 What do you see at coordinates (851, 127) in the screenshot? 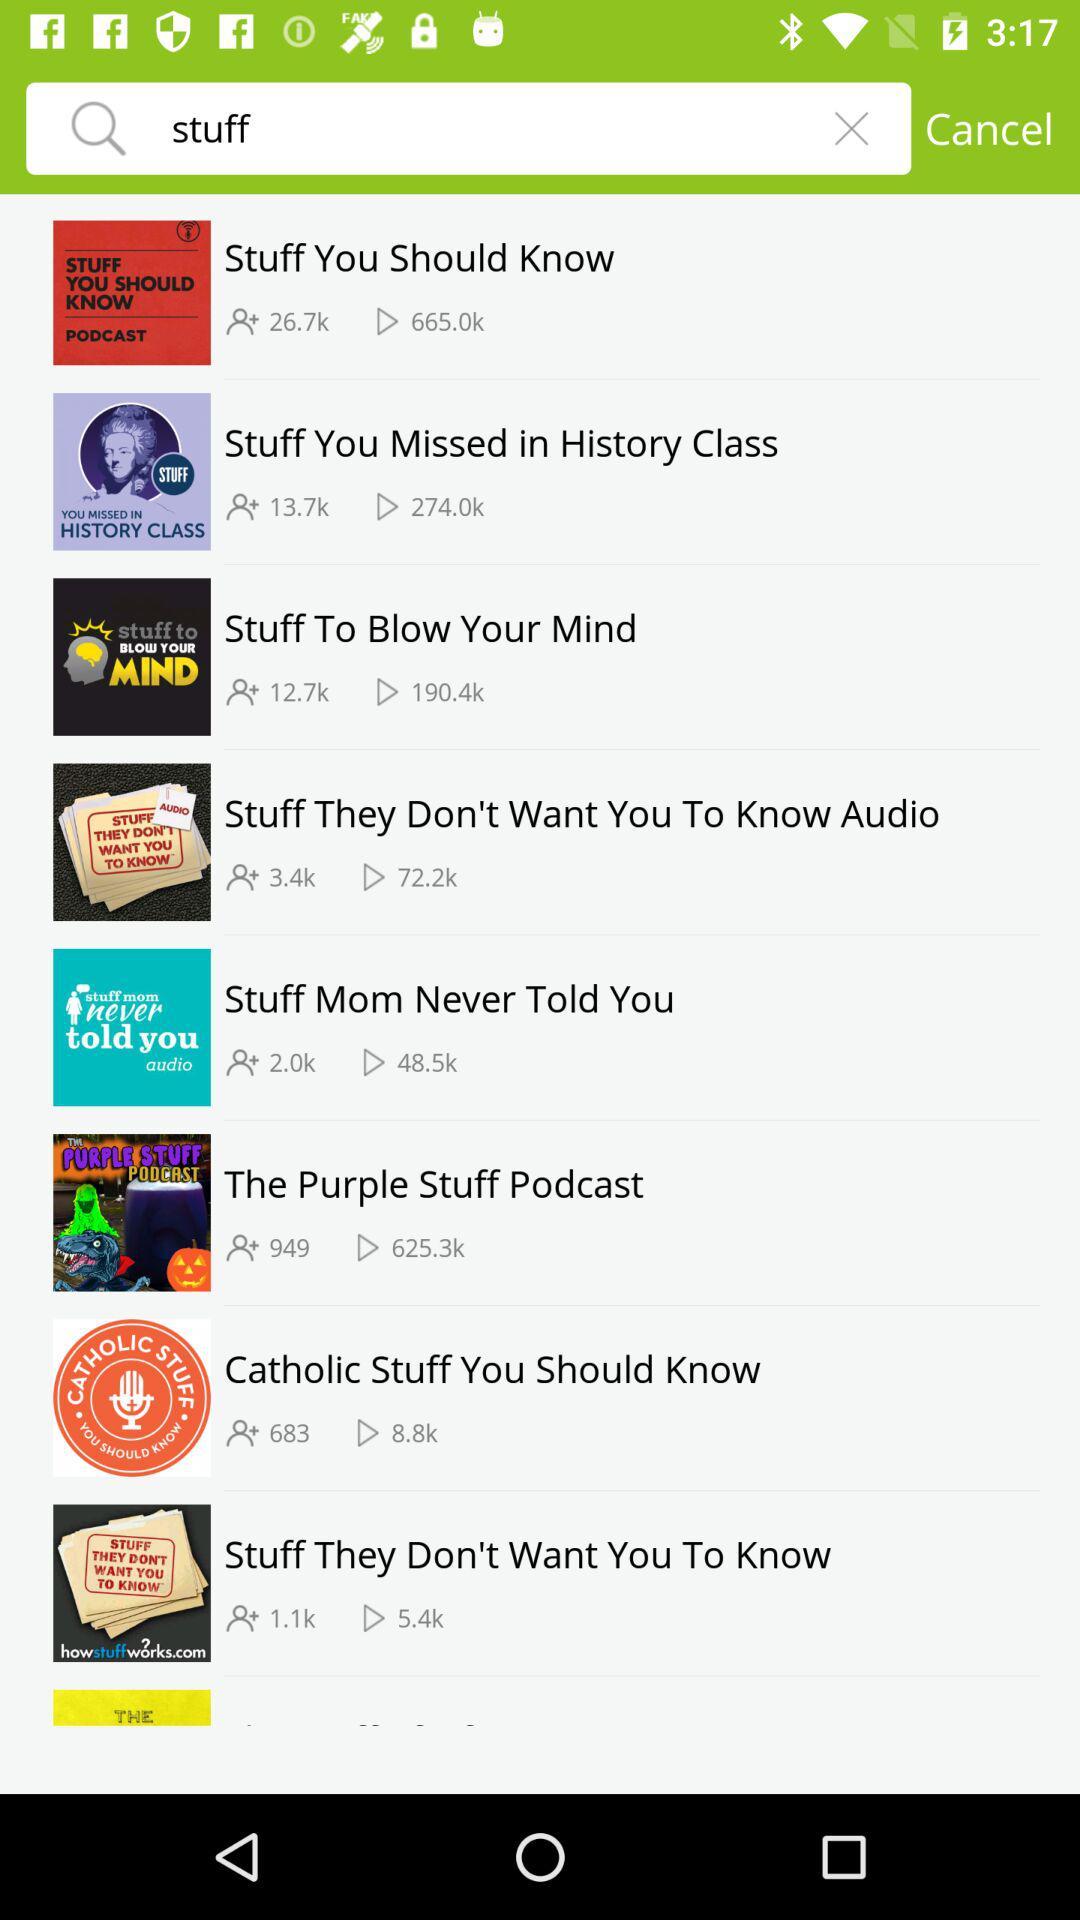
I see `the item next to stuff icon` at bounding box center [851, 127].